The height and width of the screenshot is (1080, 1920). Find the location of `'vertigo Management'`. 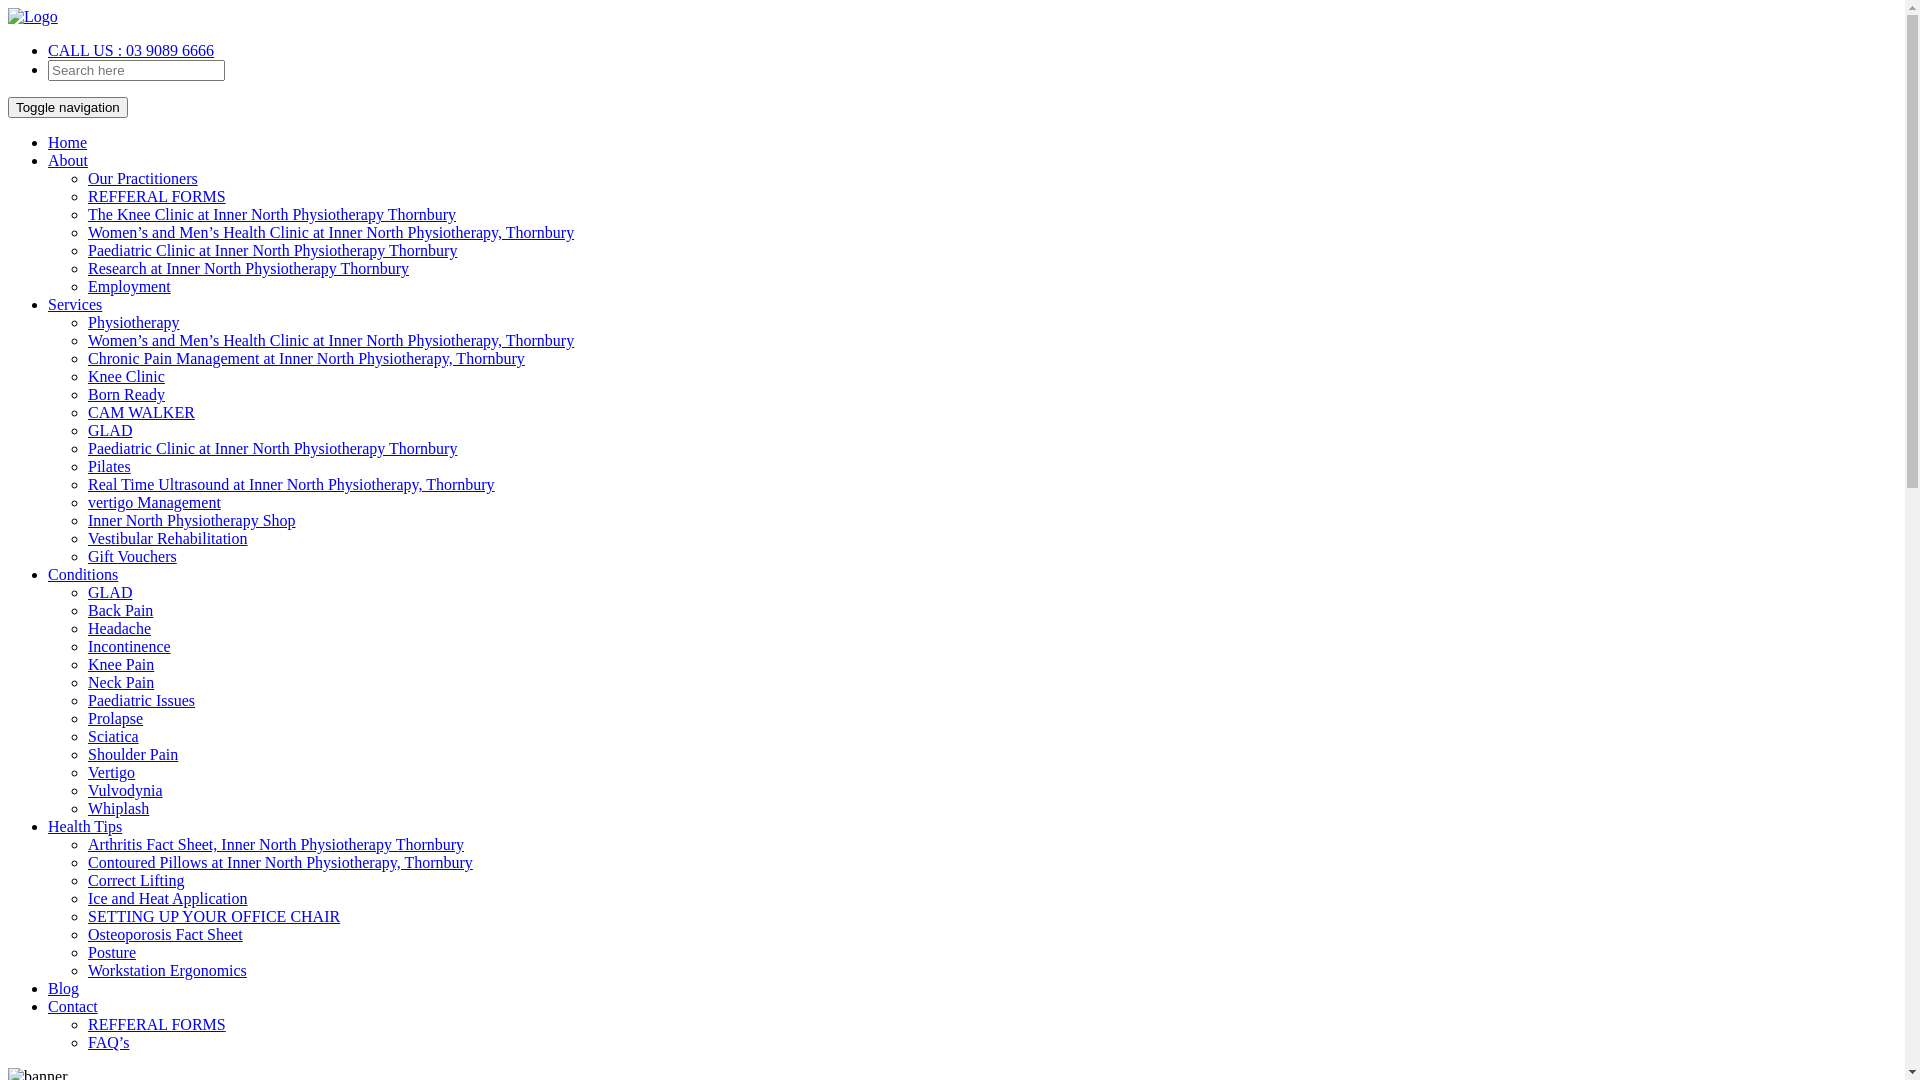

'vertigo Management' is located at coordinates (153, 501).